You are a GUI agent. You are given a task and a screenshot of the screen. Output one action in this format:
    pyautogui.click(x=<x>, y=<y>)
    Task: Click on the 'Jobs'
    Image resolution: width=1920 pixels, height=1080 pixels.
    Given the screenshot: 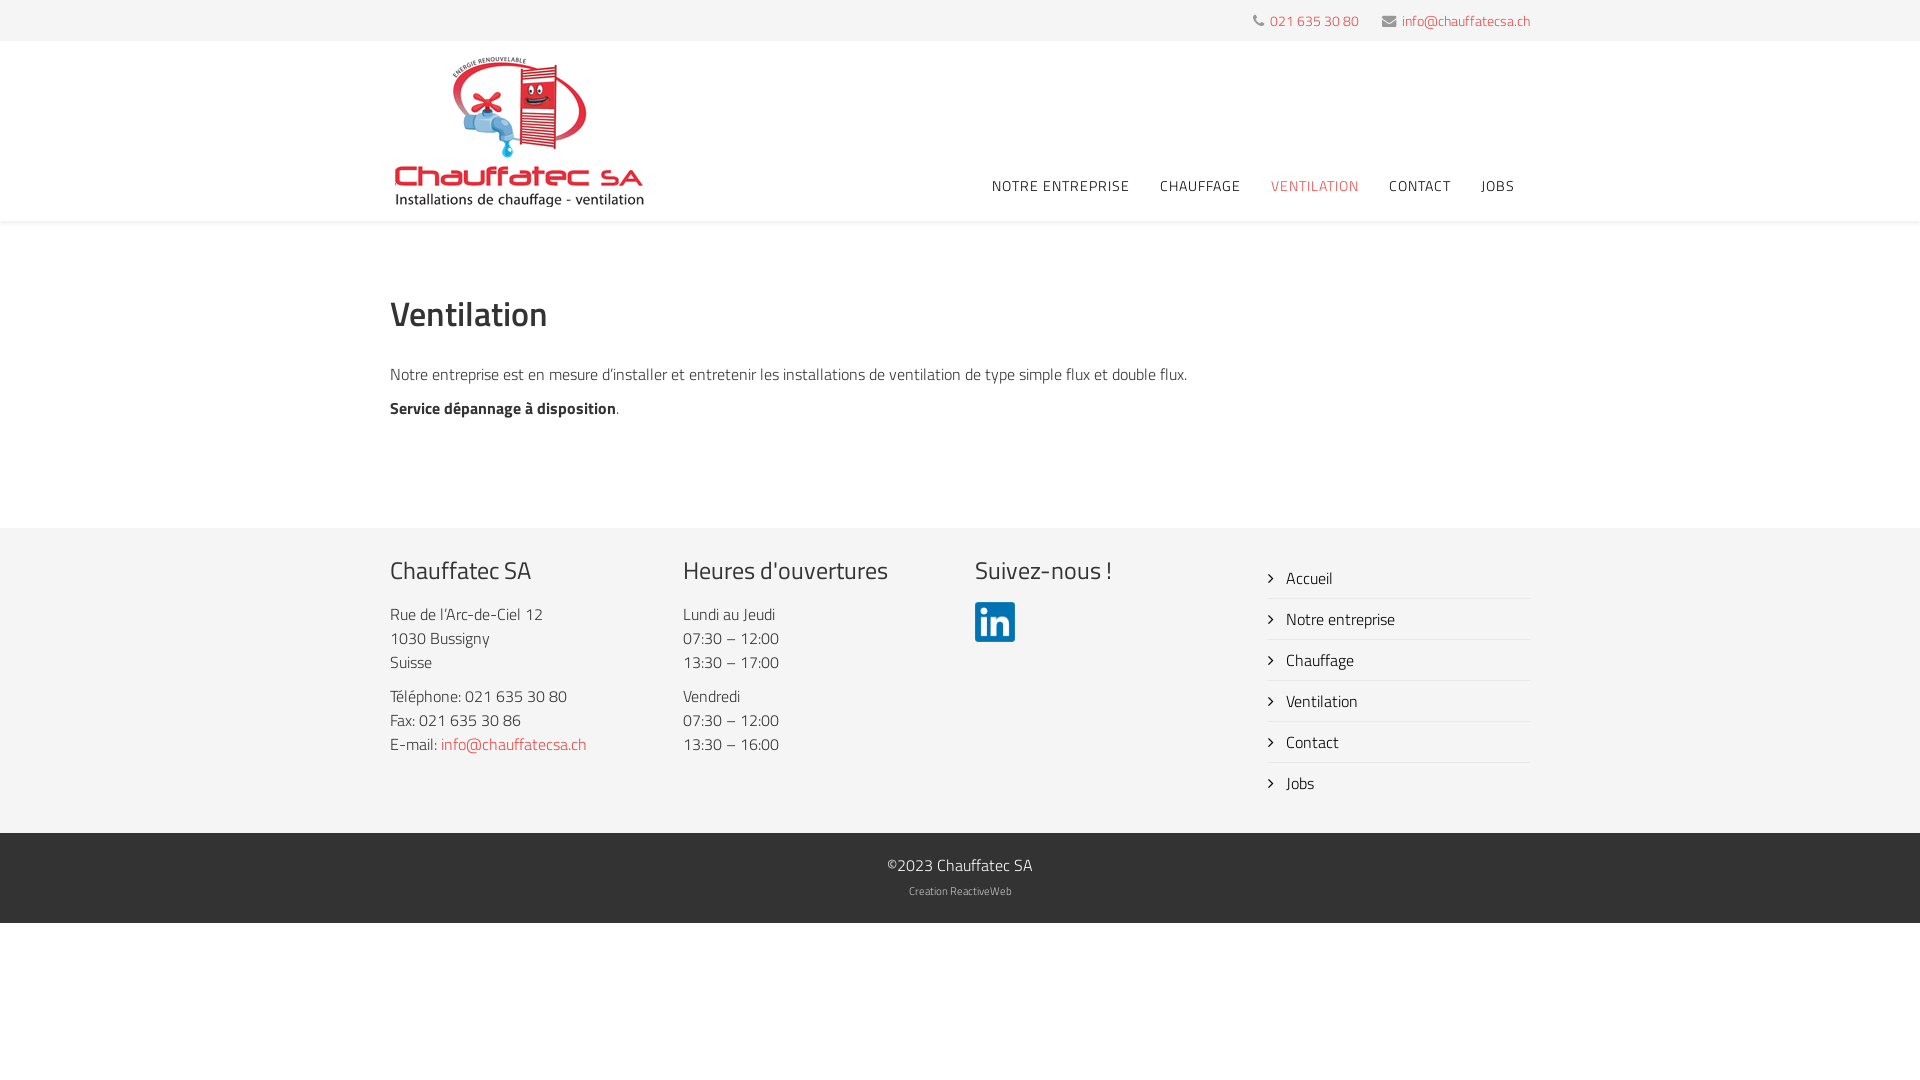 What is the action you would take?
    pyautogui.click(x=1398, y=782)
    